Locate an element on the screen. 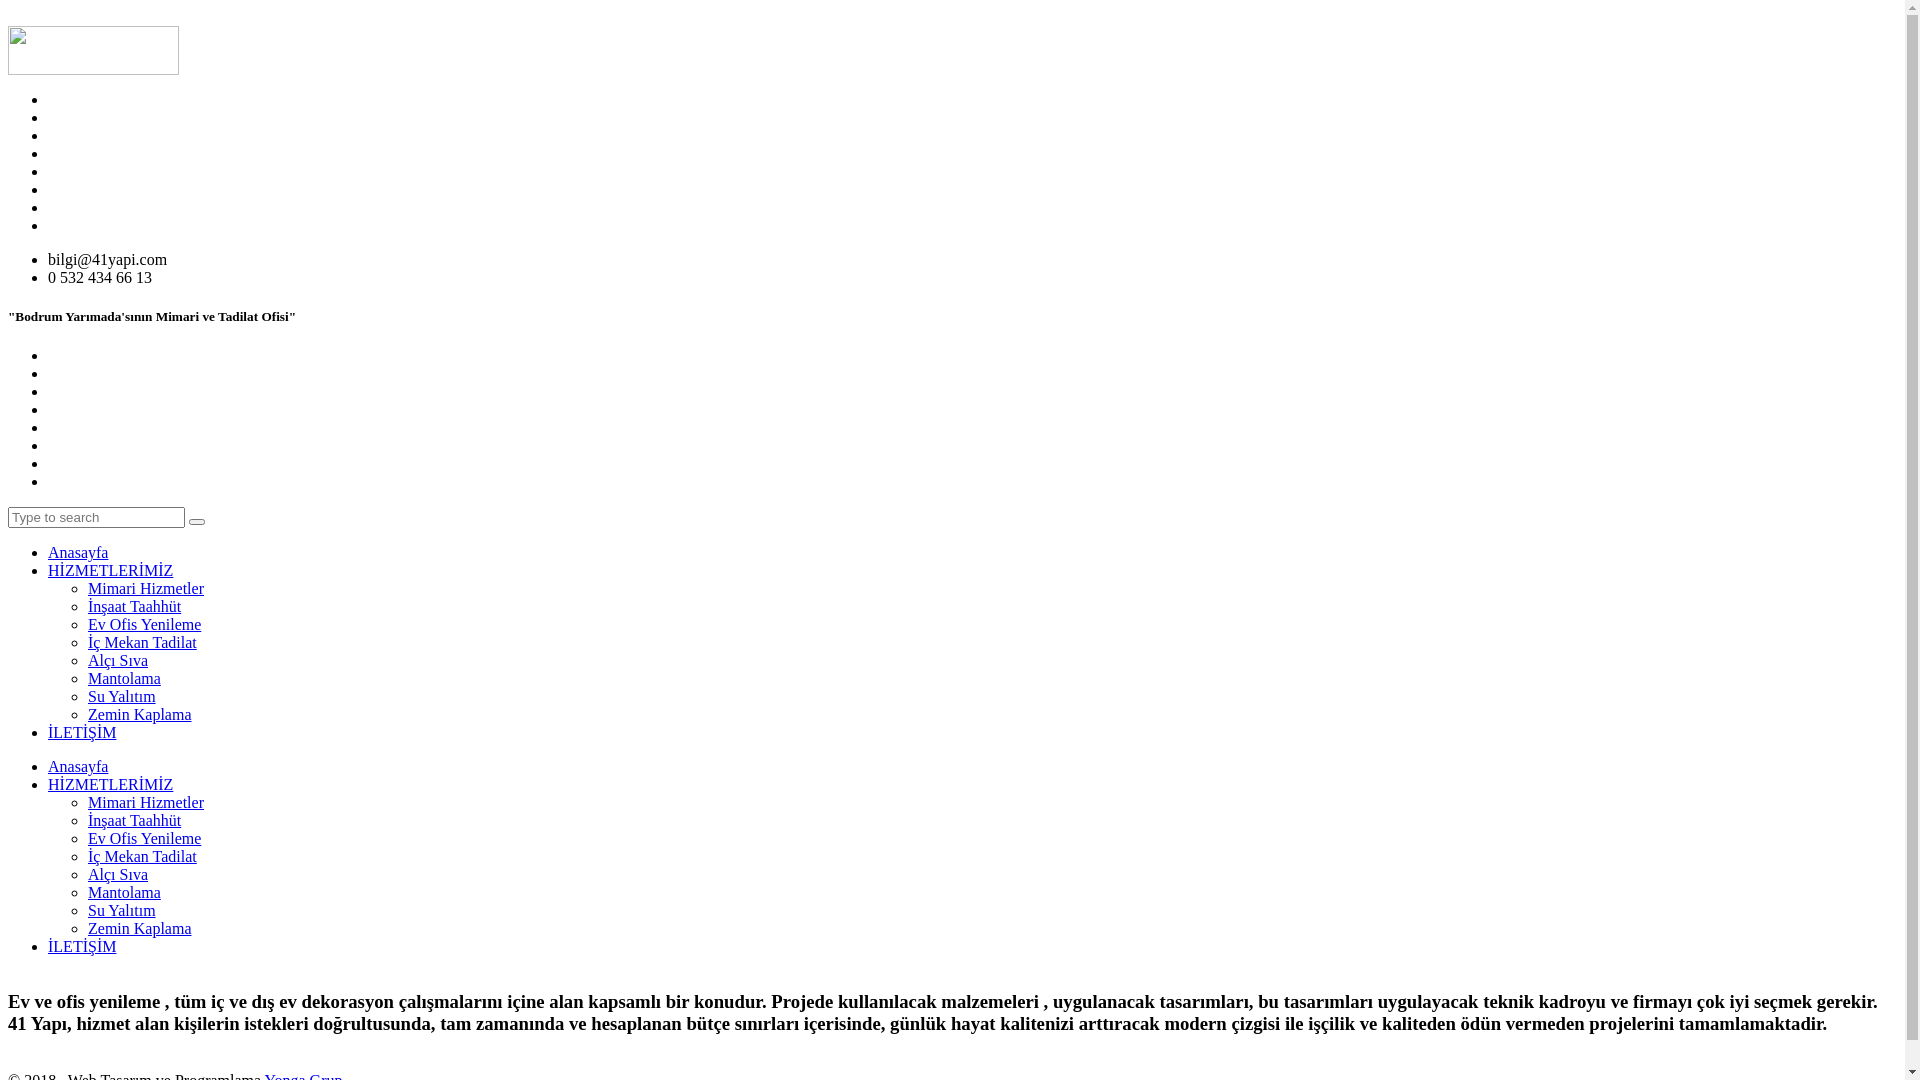  'Ev Ofis Yenileme' is located at coordinates (143, 623).